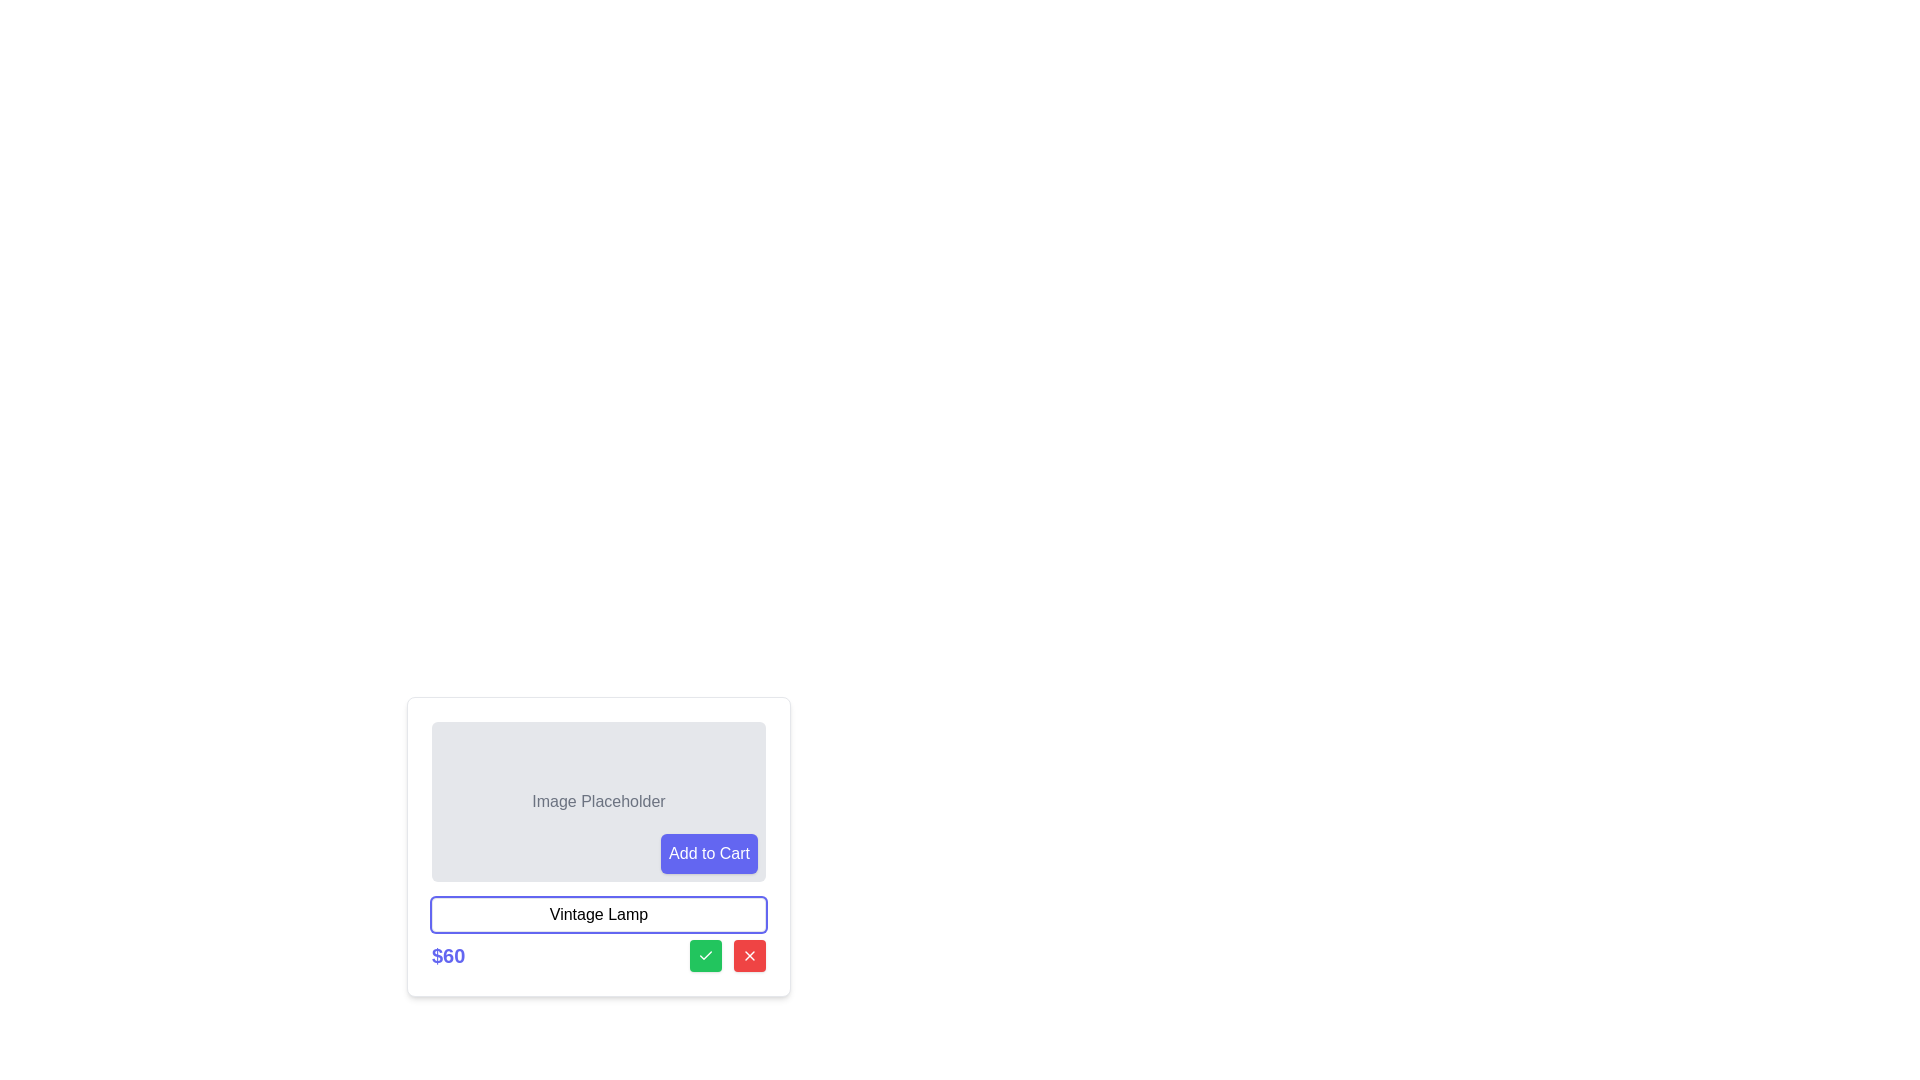  Describe the element at coordinates (598, 801) in the screenshot. I see `the interactive text label displaying 'Image Placeholder' which is centered within a light gray background` at that location.